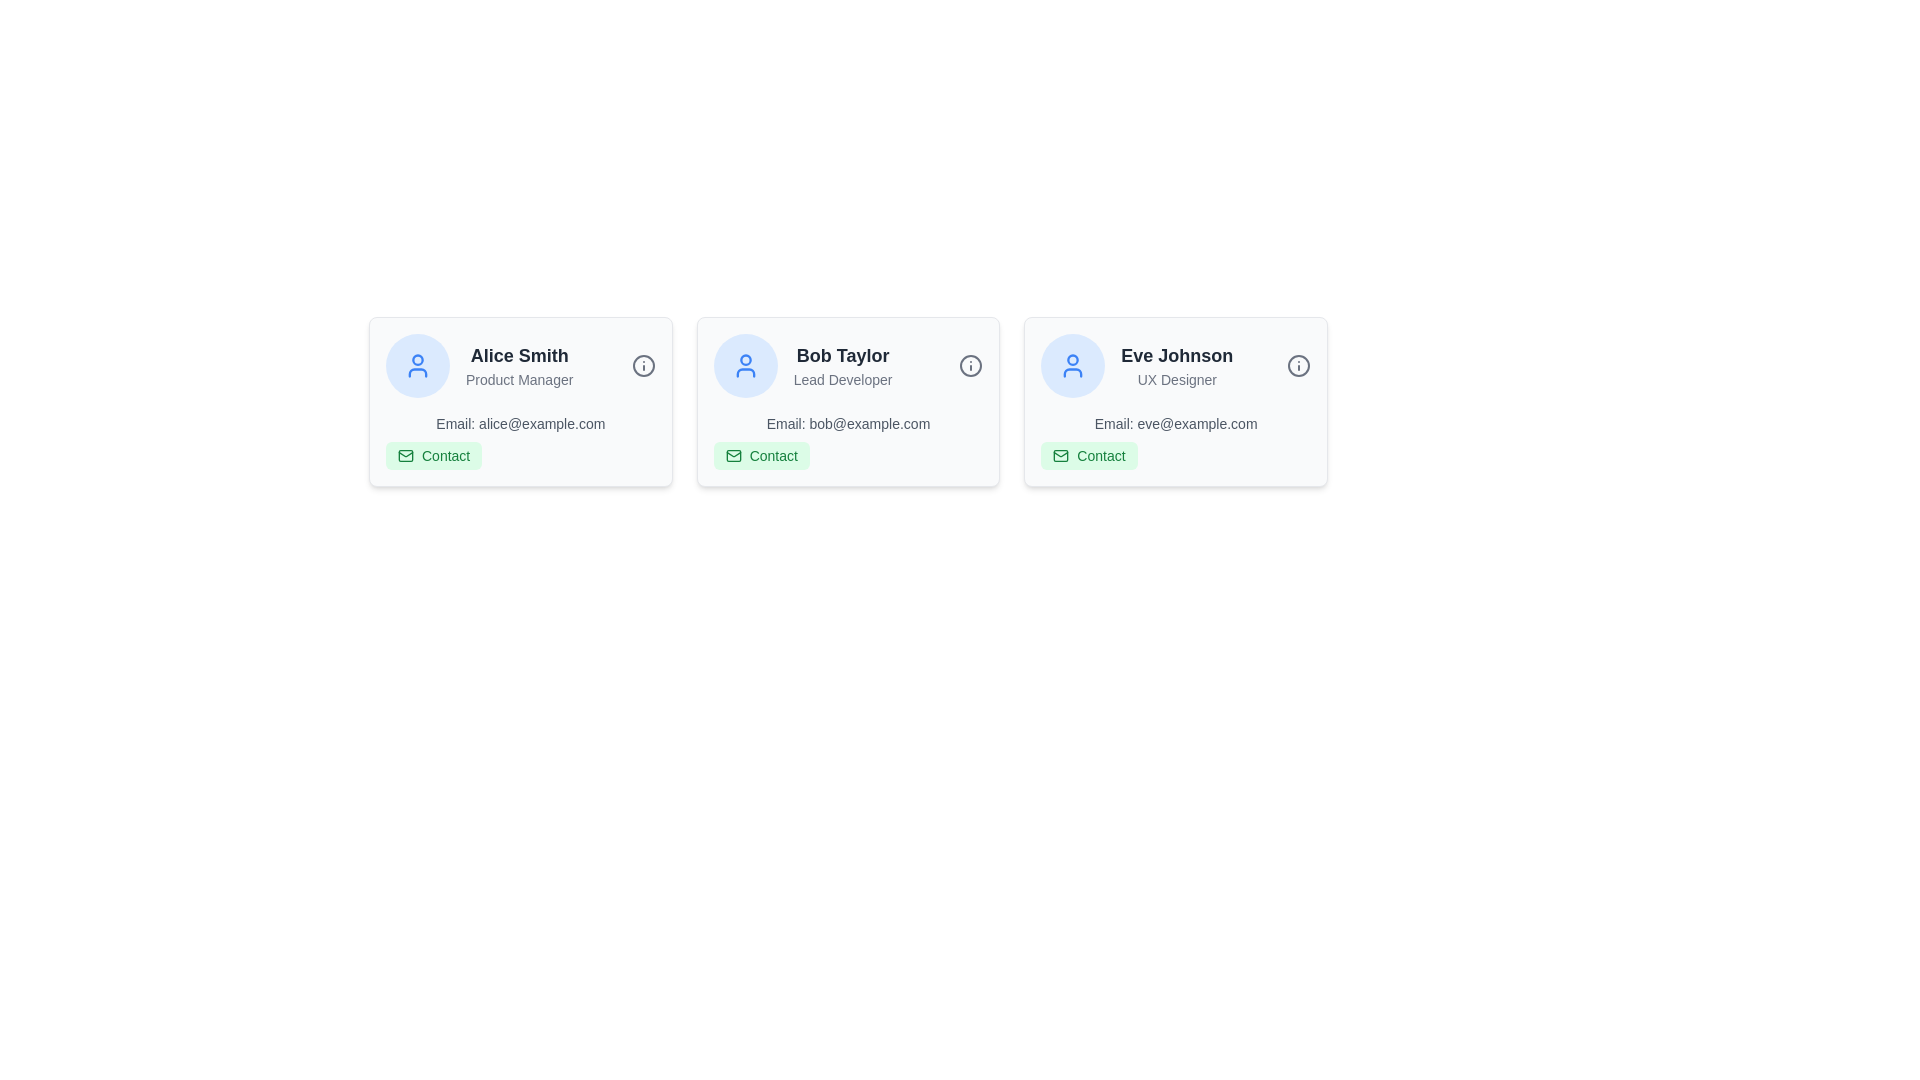 The image size is (1920, 1080). Describe the element at coordinates (760, 455) in the screenshot. I see `the contact button located below the text 'Email: bob@example.com' in the middle profile card` at that location.